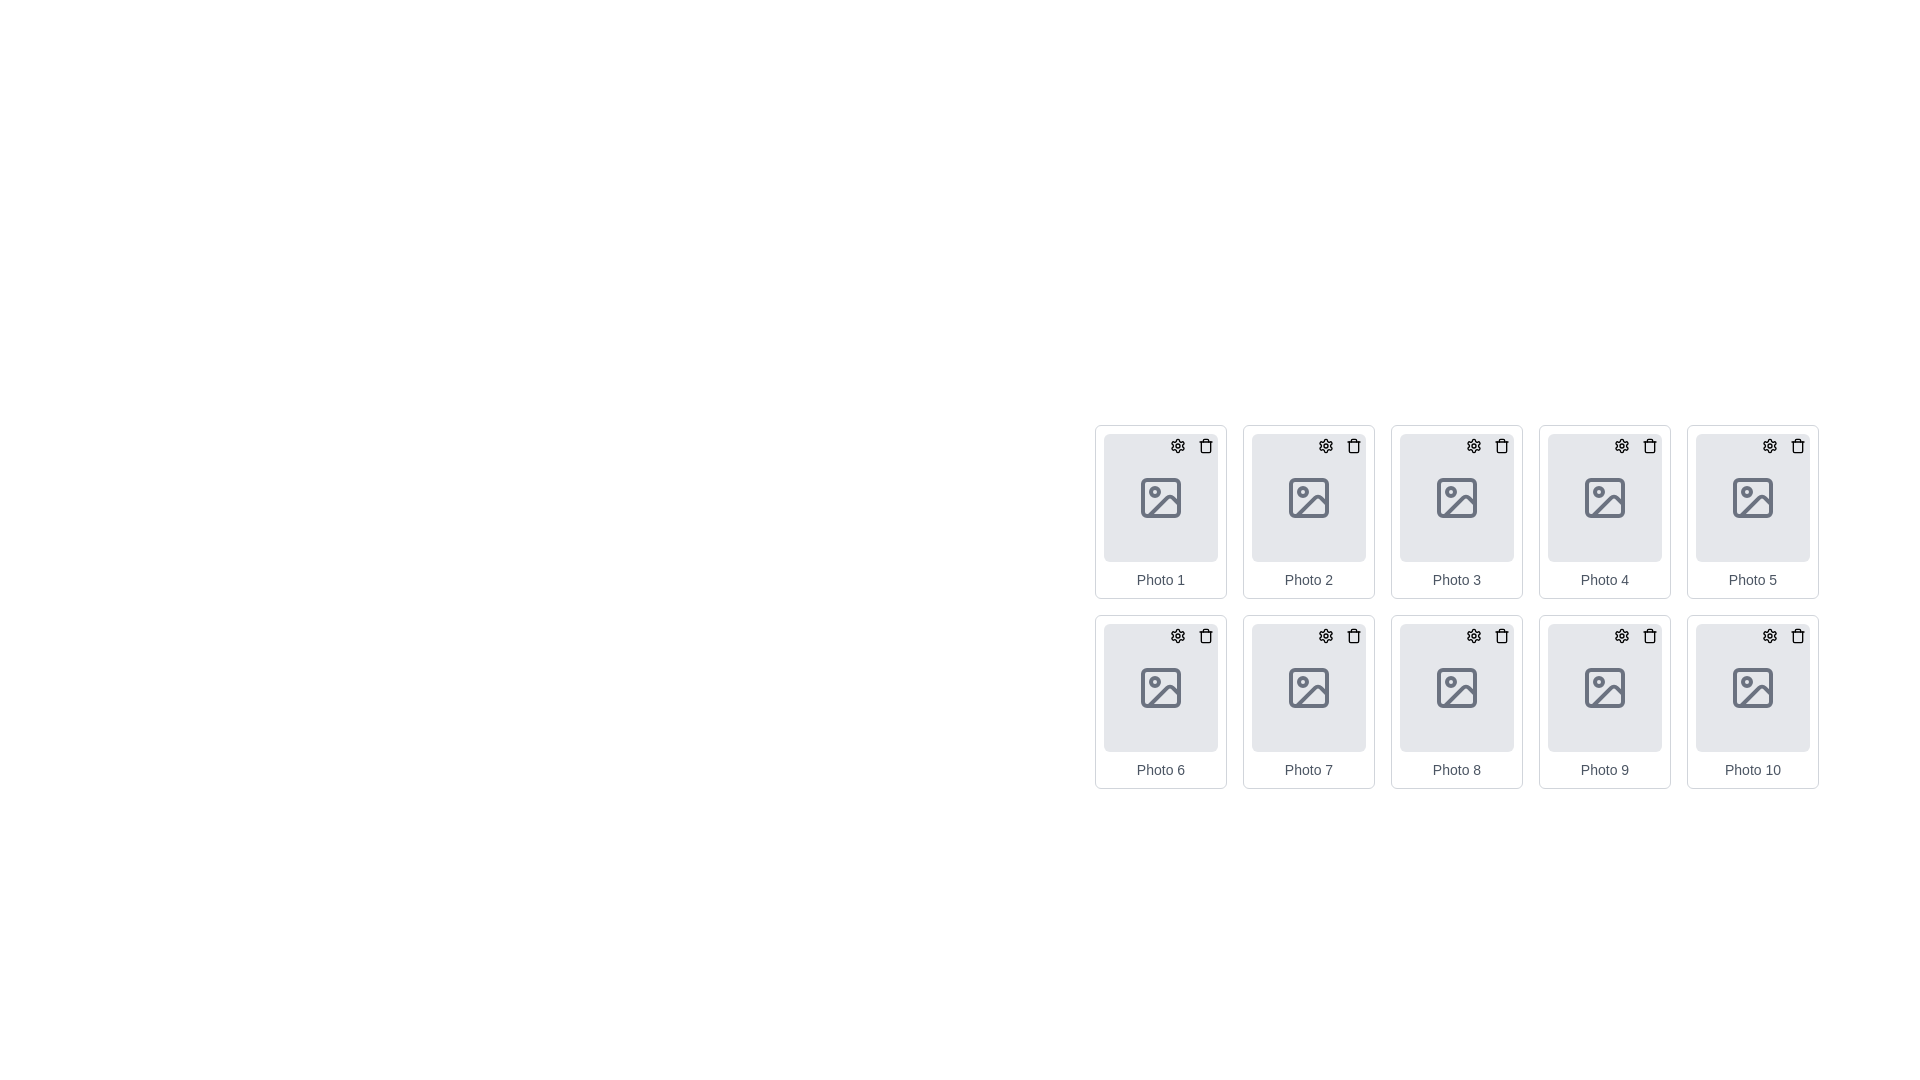 The image size is (1920, 1080). I want to click on the settings button located in the top-right corner of the third image card, so click(1473, 445).